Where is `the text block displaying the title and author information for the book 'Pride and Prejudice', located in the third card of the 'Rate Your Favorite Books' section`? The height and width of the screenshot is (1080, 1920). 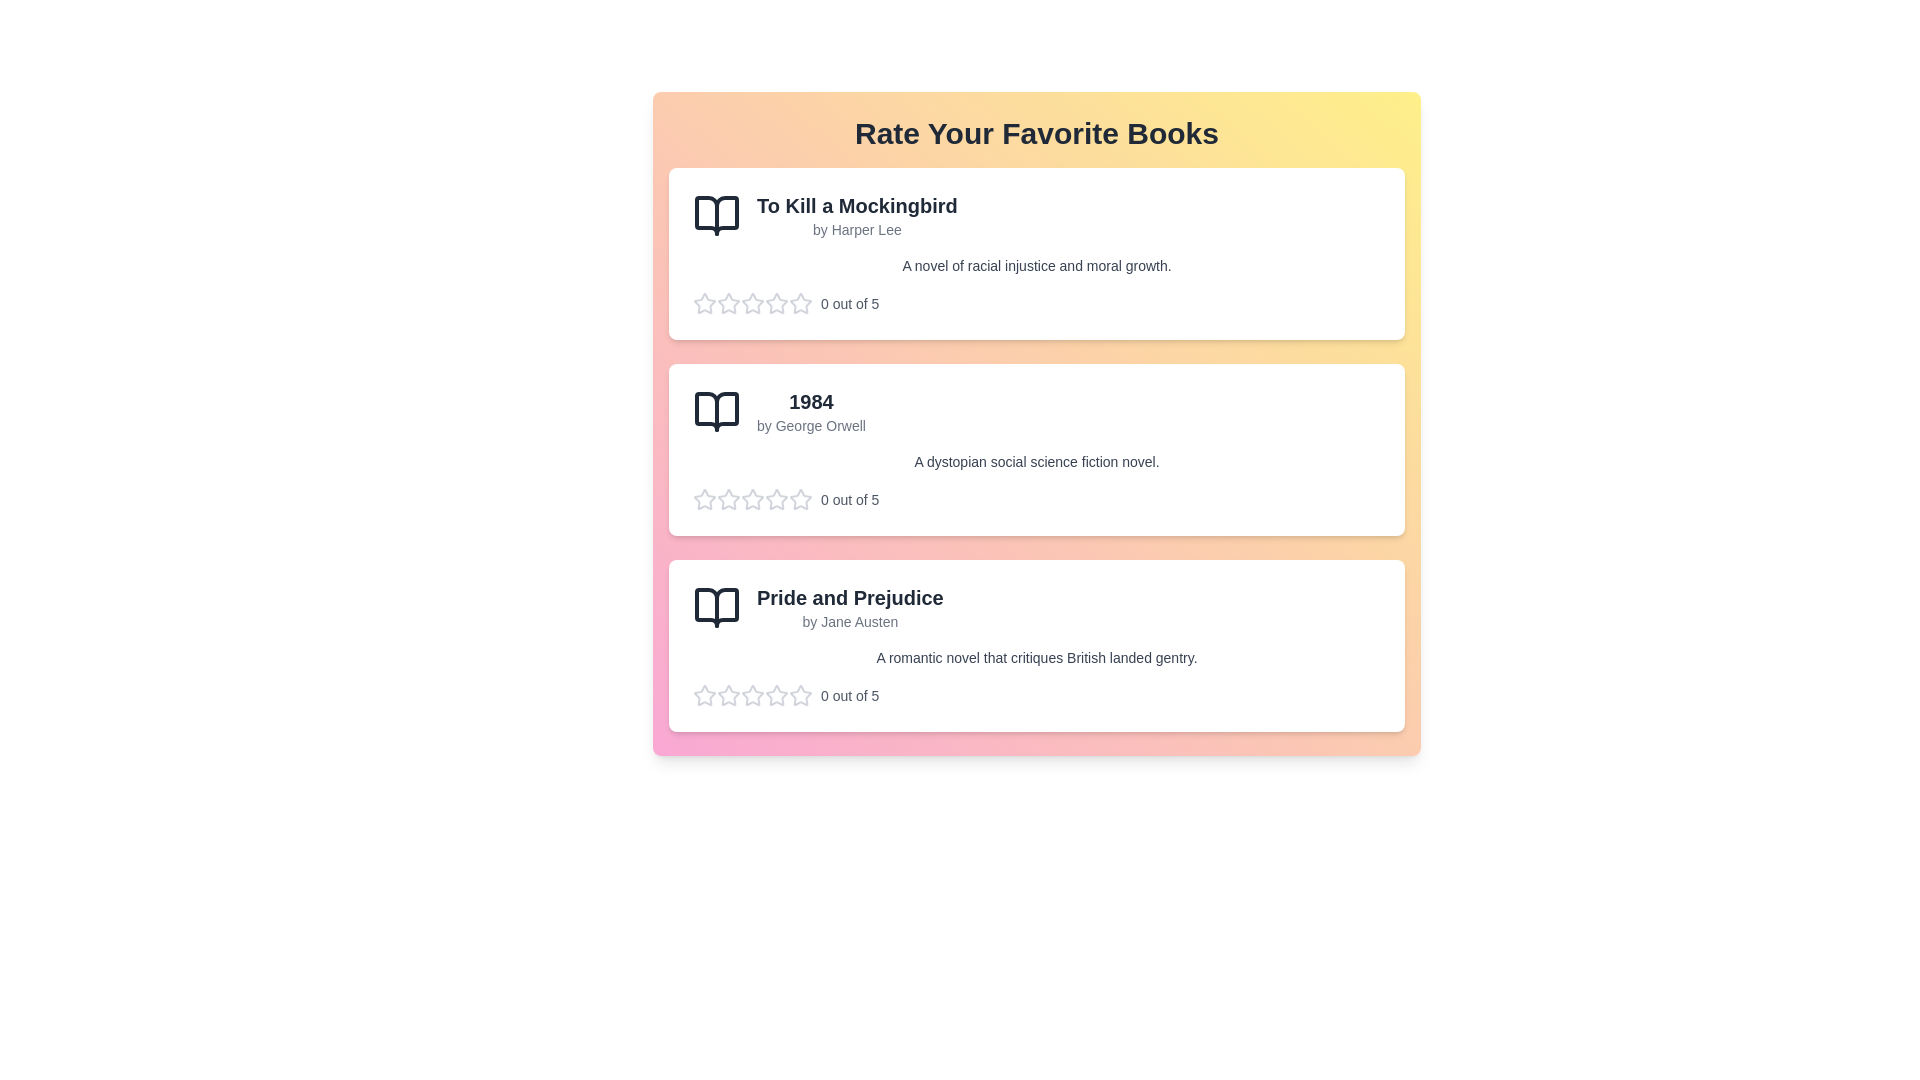
the text block displaying the title and author information for the book 'Pride and Prejudice', located in the third card of the 'Rate Your Favorite Books' section is located at coordinates (850, 607).